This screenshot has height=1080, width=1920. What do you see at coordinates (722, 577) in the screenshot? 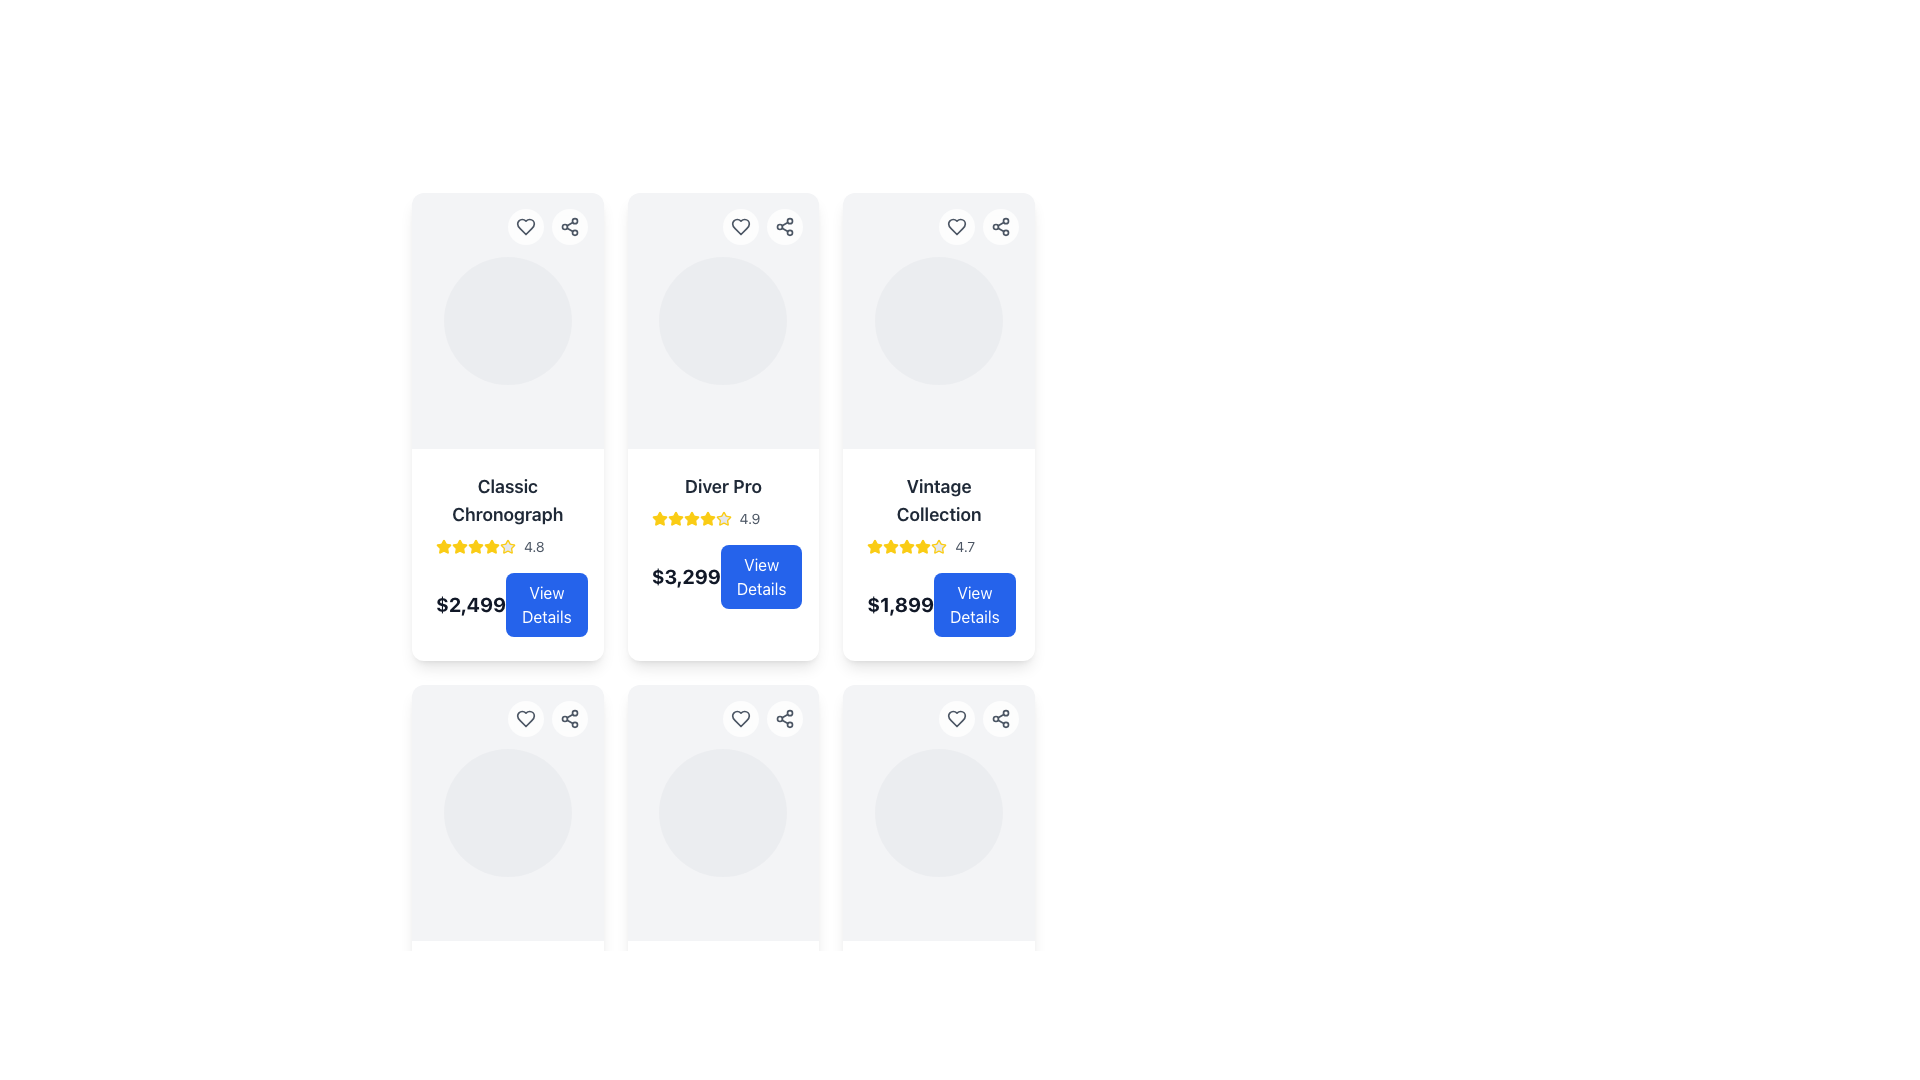
I see `the 'View Details' button adjacent to the price label '$3,299' to observe the hover effect` at bounding box center [722, 577].